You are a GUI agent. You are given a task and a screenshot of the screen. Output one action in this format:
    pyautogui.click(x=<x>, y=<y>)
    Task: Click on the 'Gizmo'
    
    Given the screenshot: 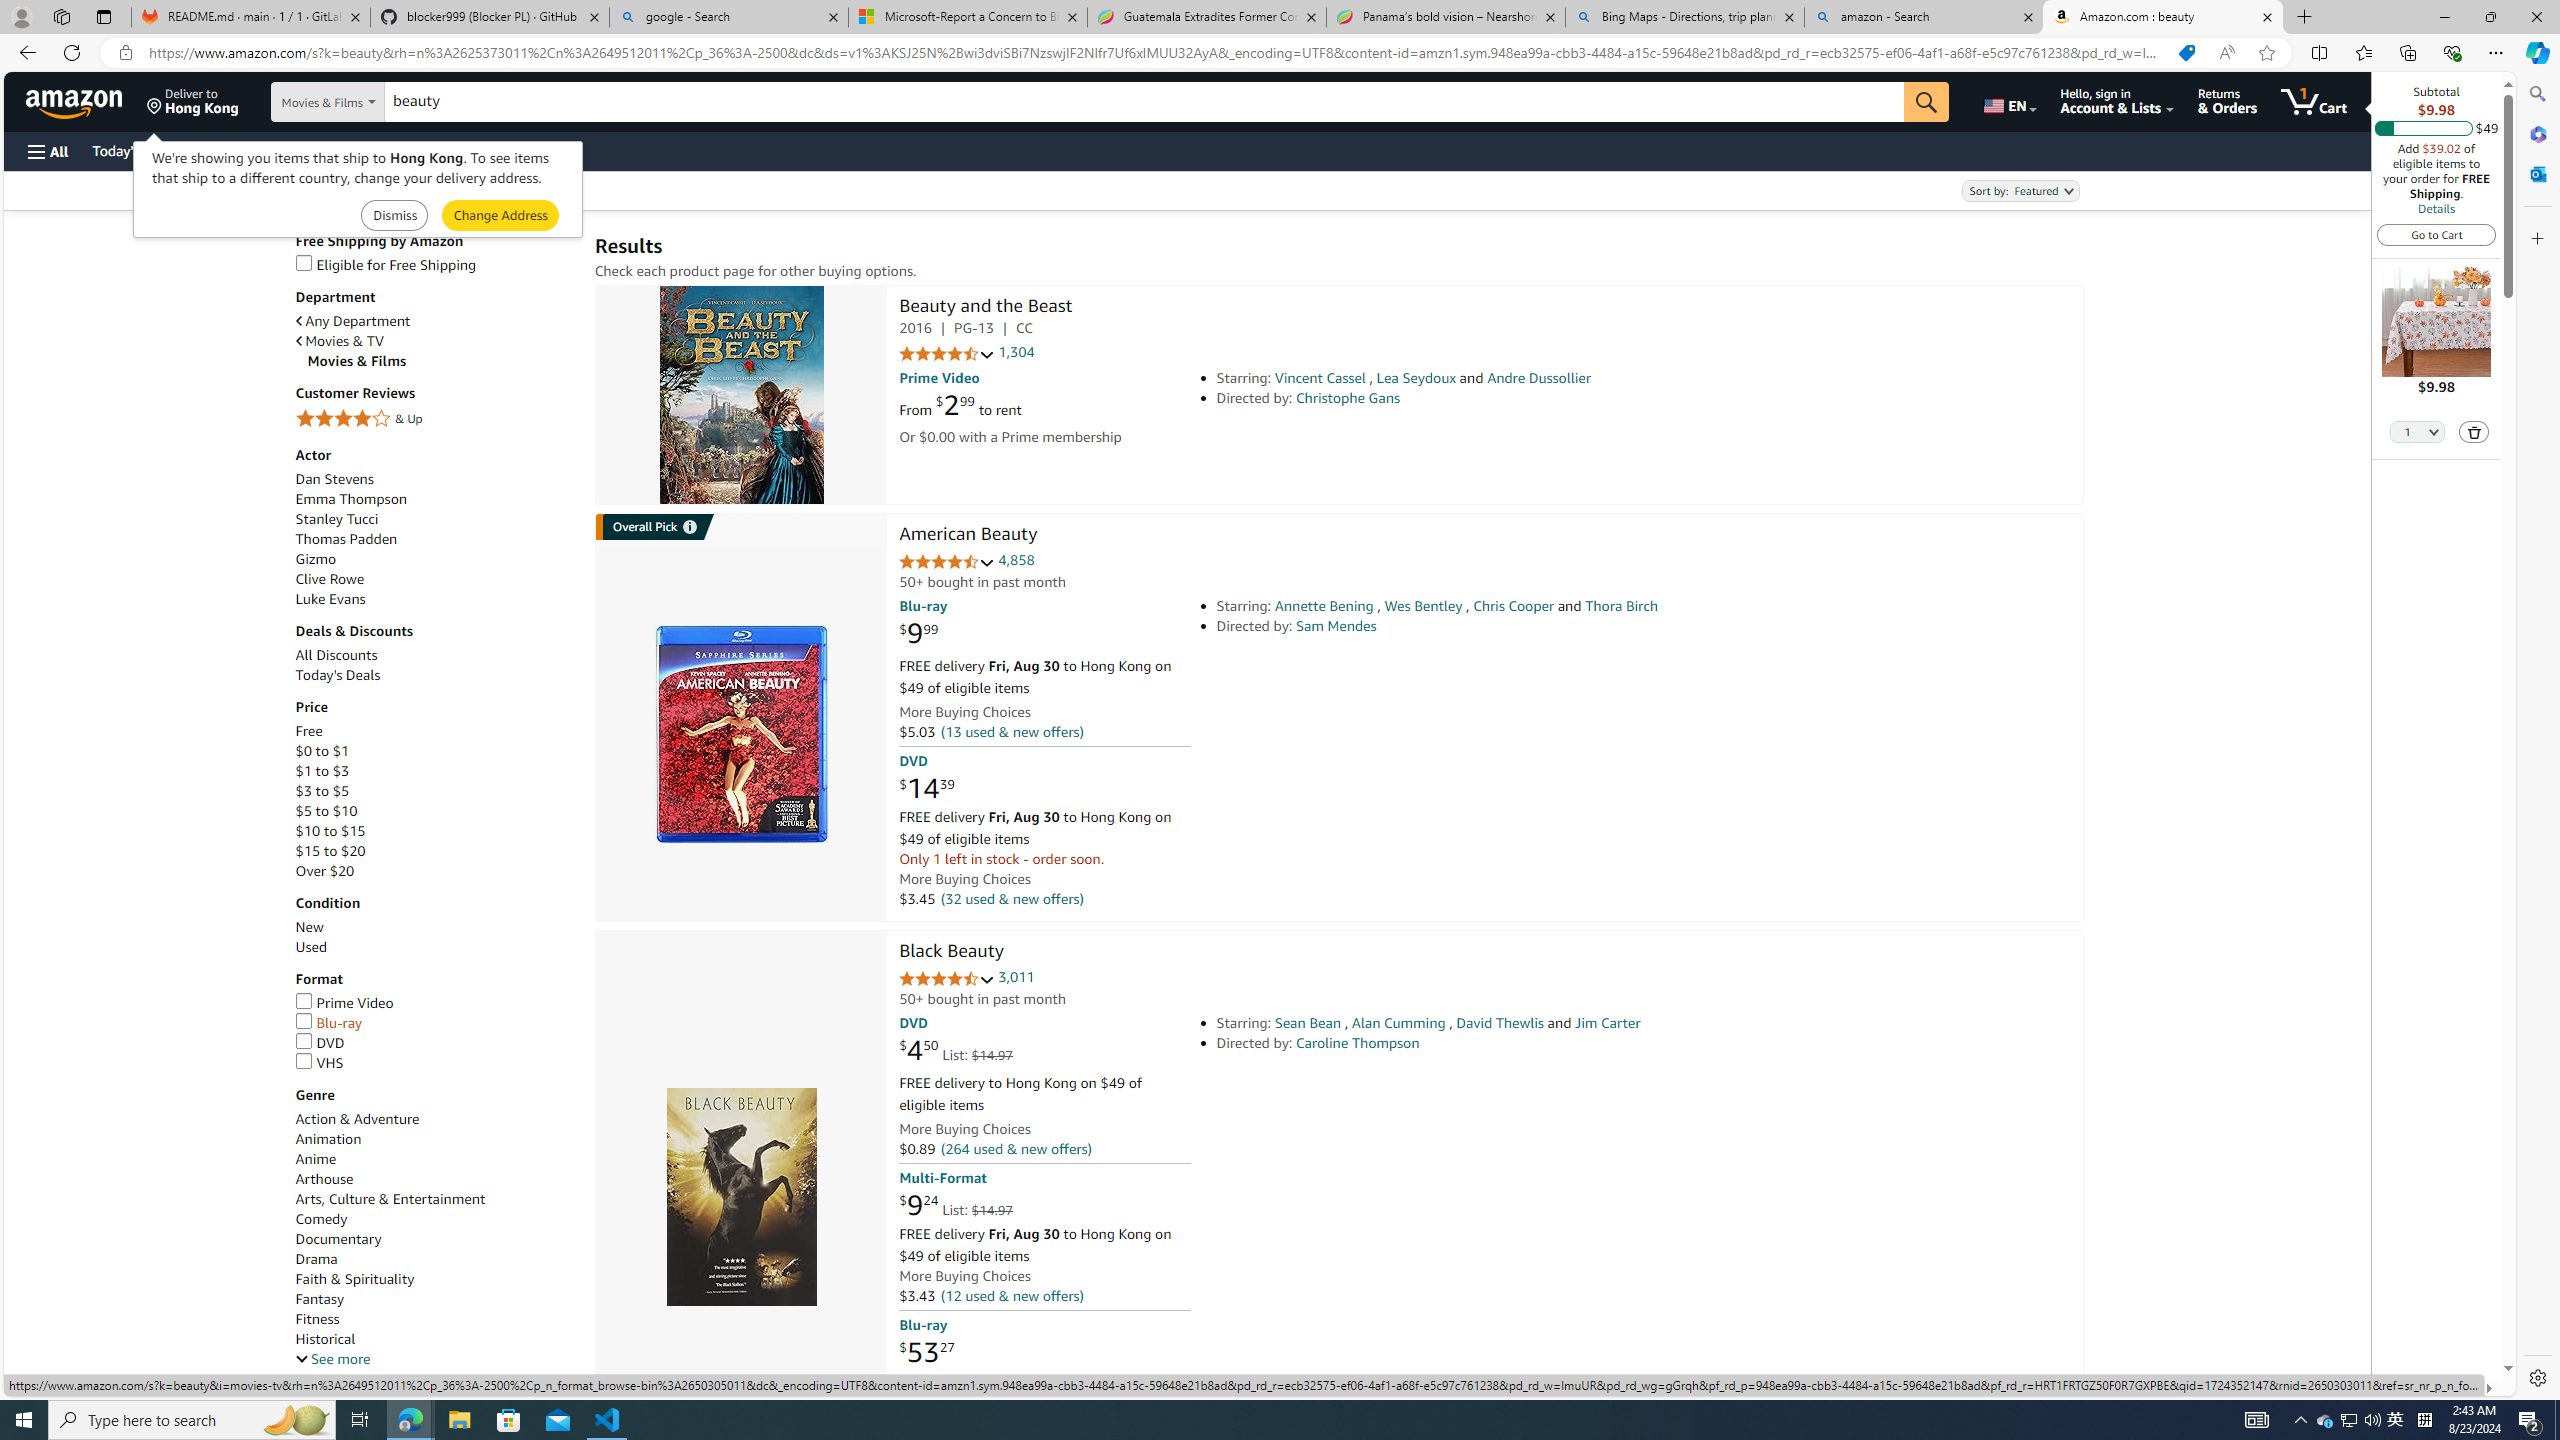 What is the action you would take?
    pyautogui.click(x=315, y=559)
    